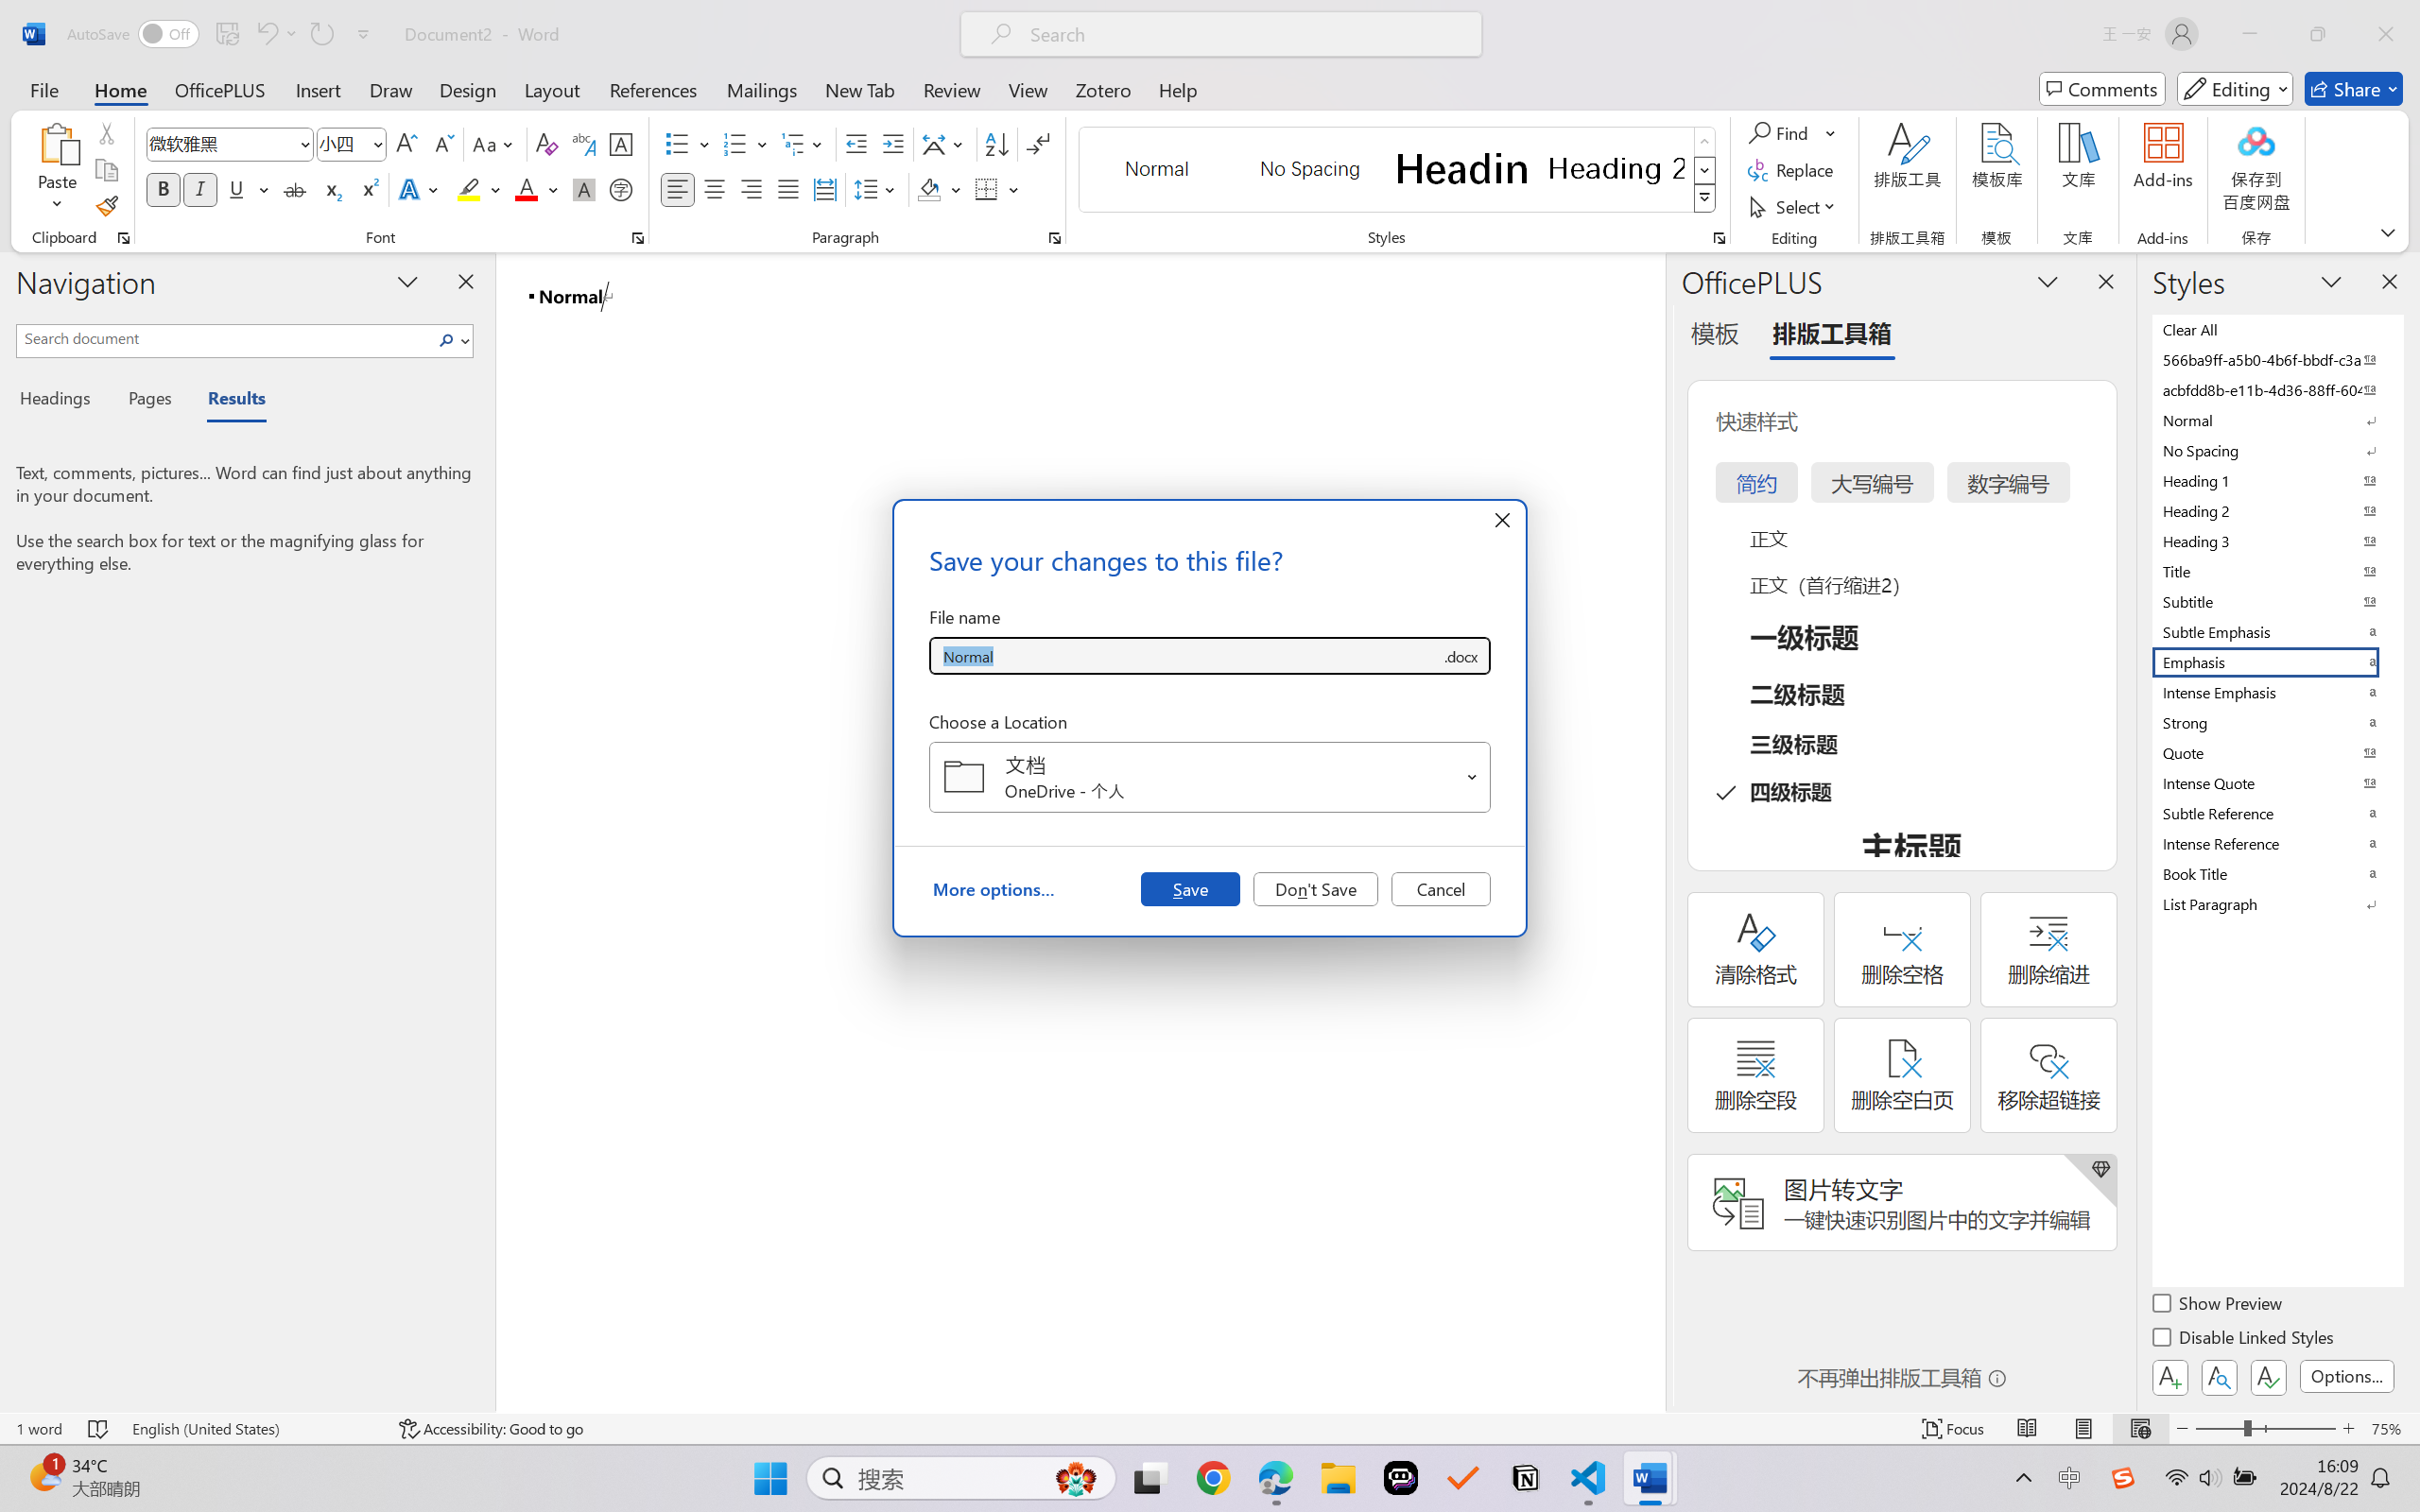 This screenshot has height=1512, width=2420. What do you see at coordinates (2275, 449) in the screenshot?
I see `'No Spacing'` at bounding box center [2275, 449].